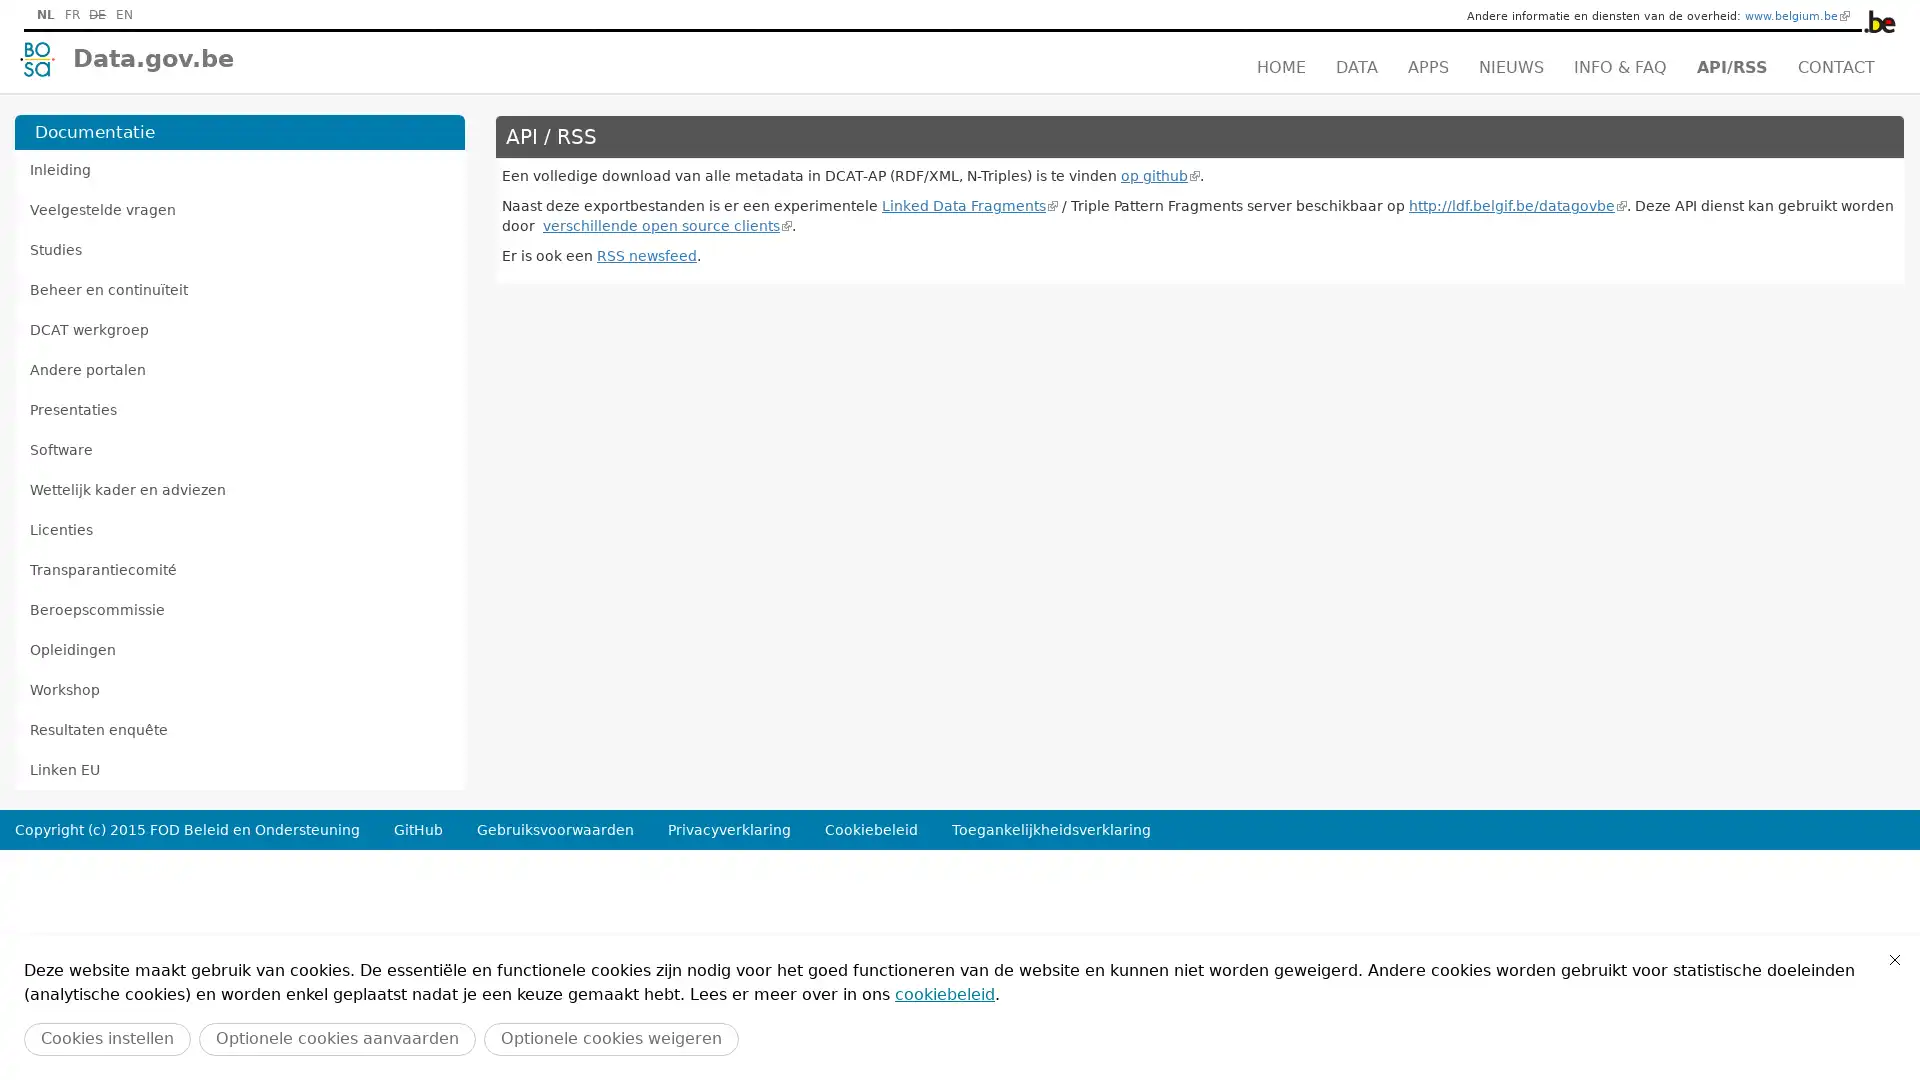 The height and width of the screenshot is (1080, 1920). What do you see at coordinates (1894, 959) in the screenshot?
I see `Sluiten` at bounding box center [1894, 959].